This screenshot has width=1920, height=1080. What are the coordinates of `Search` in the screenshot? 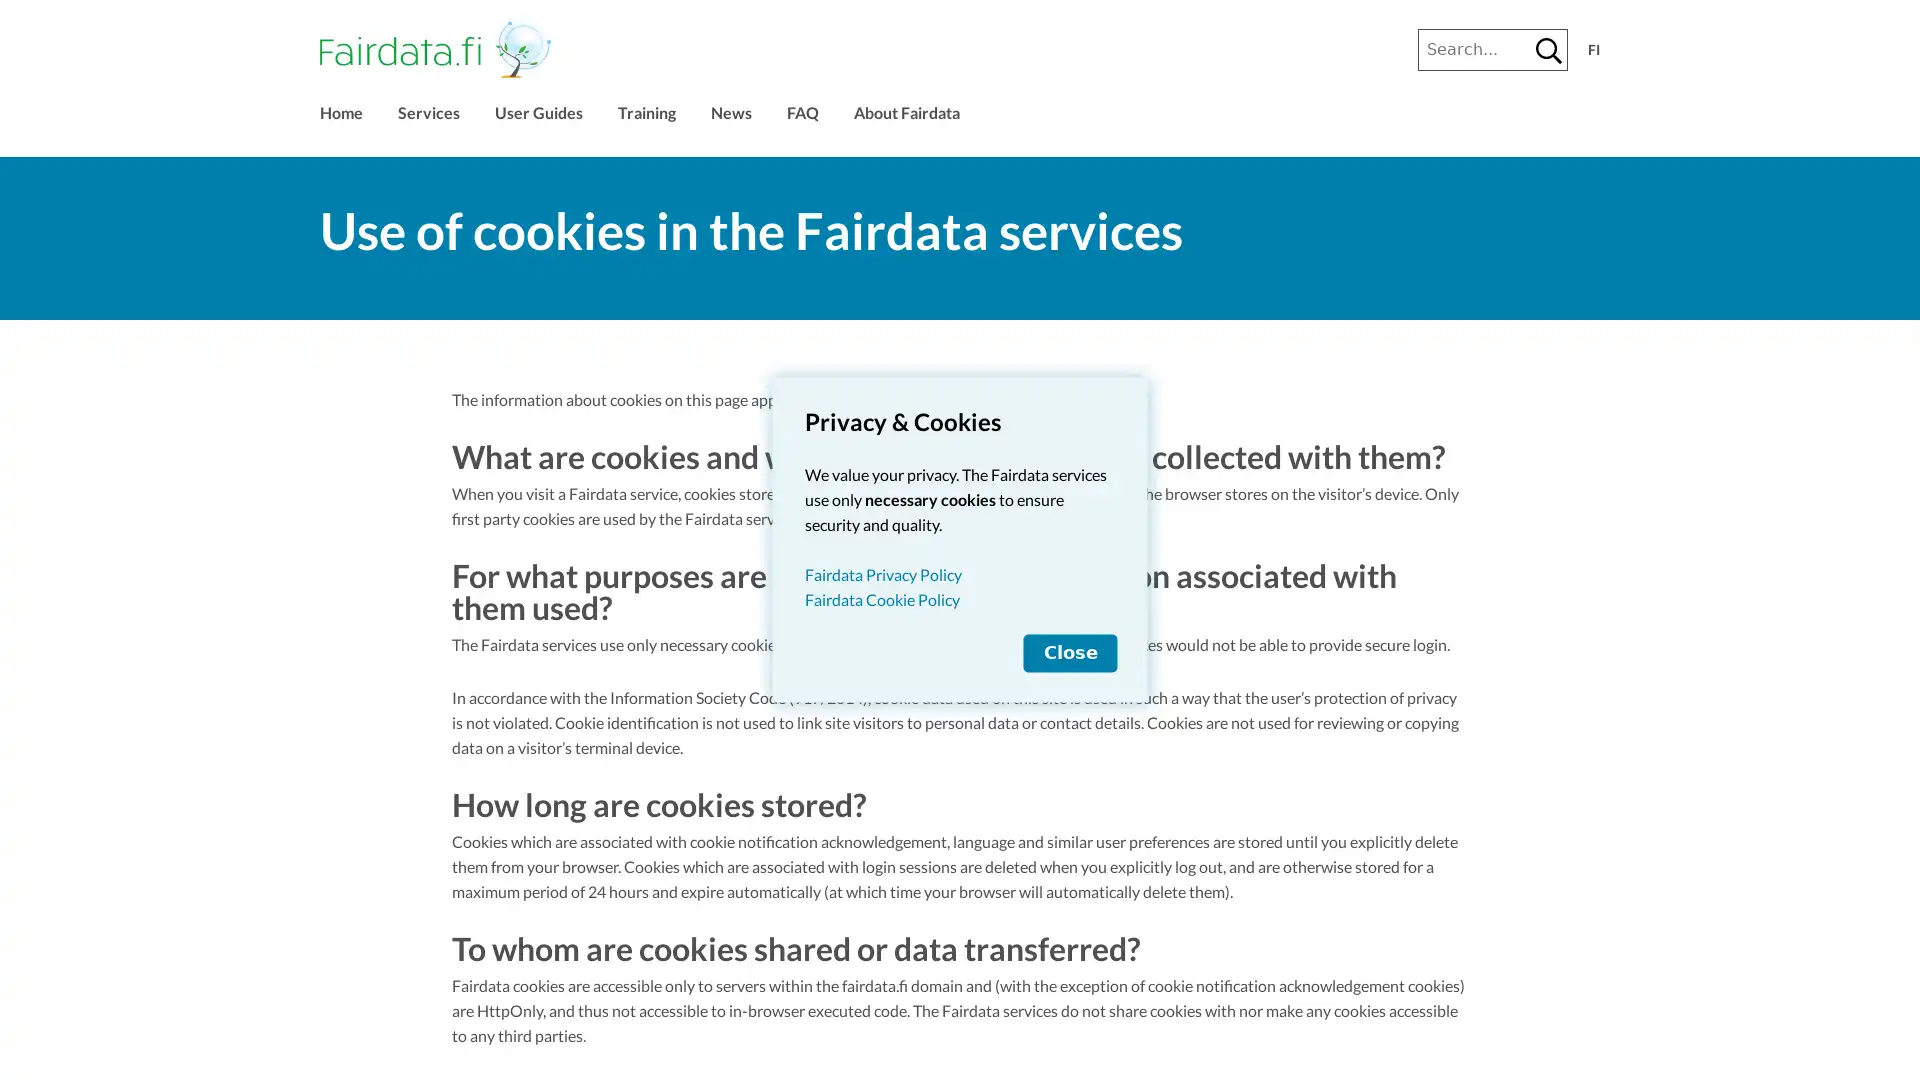 It's located at (1548, 49).